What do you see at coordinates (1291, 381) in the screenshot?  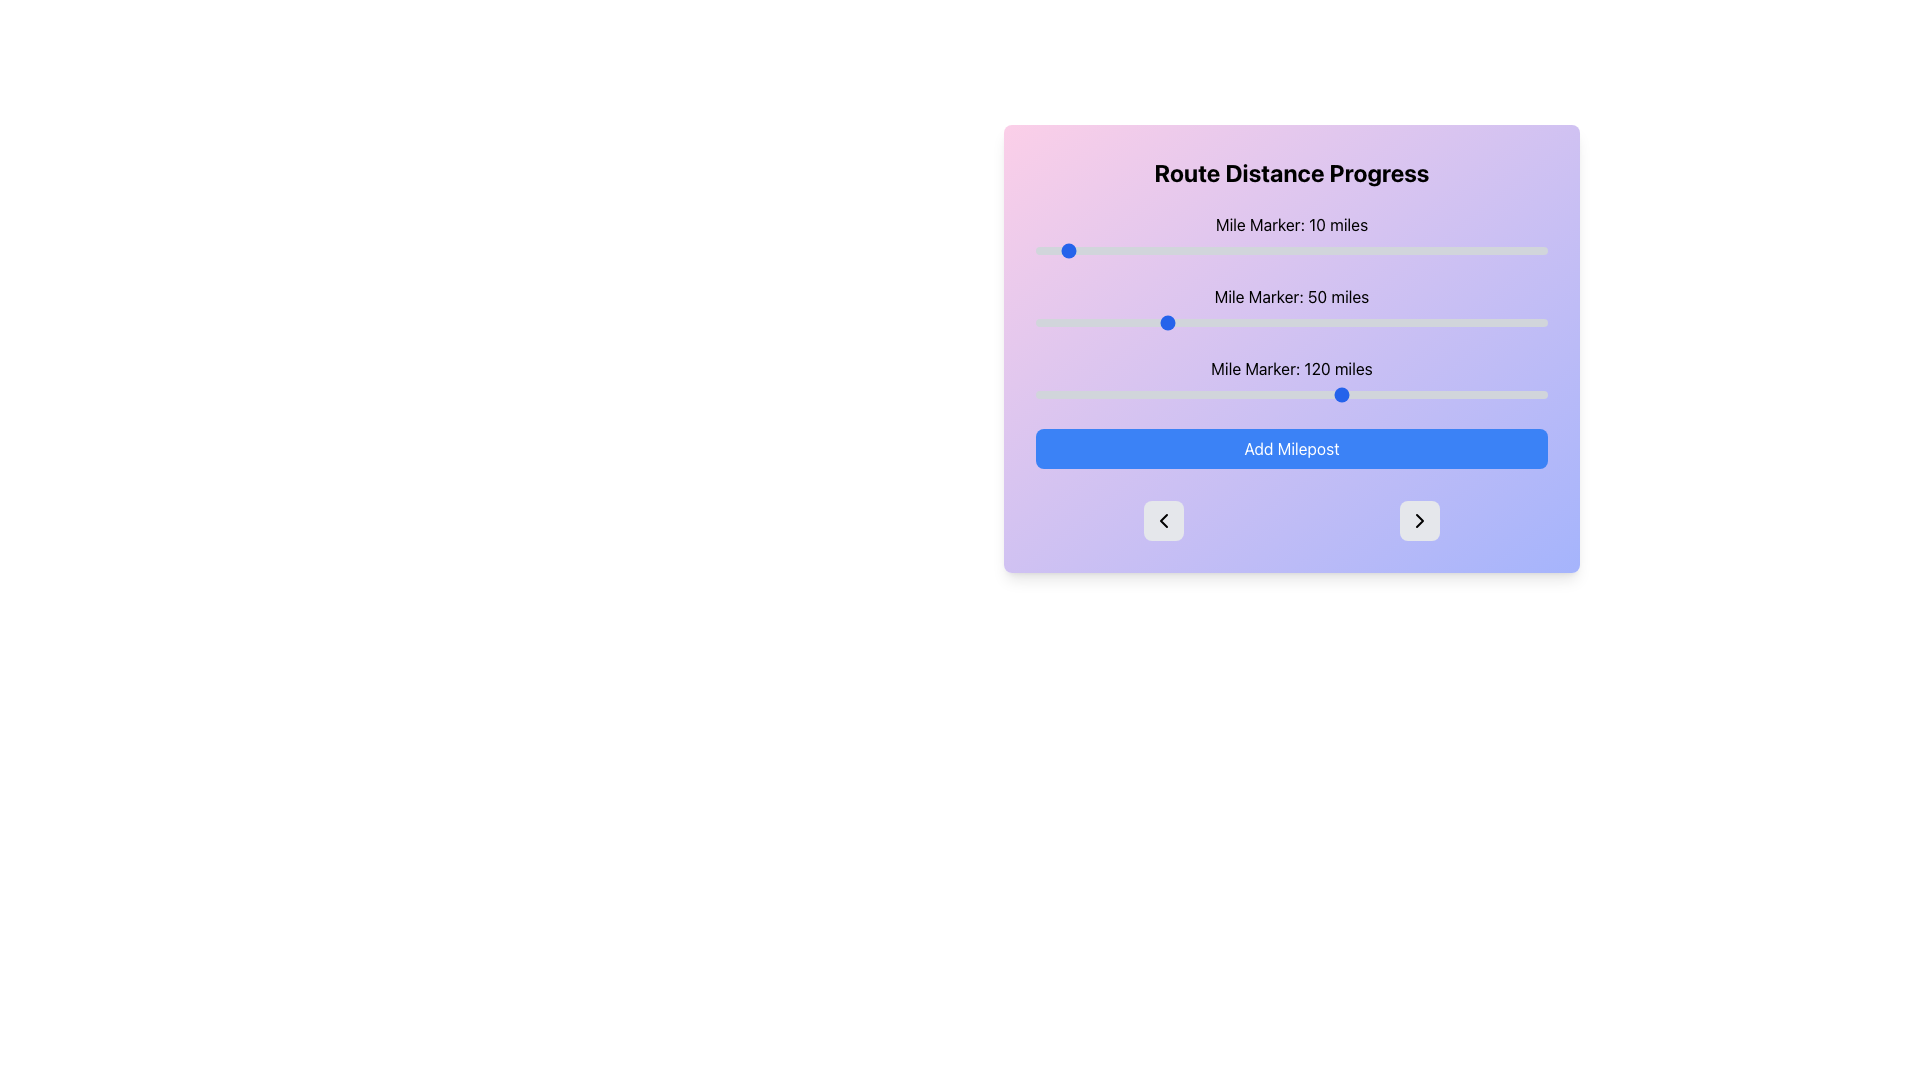 I see `the slider labeled 'Mile Marker: 120 miles'` at bounding box center [1291, 381].